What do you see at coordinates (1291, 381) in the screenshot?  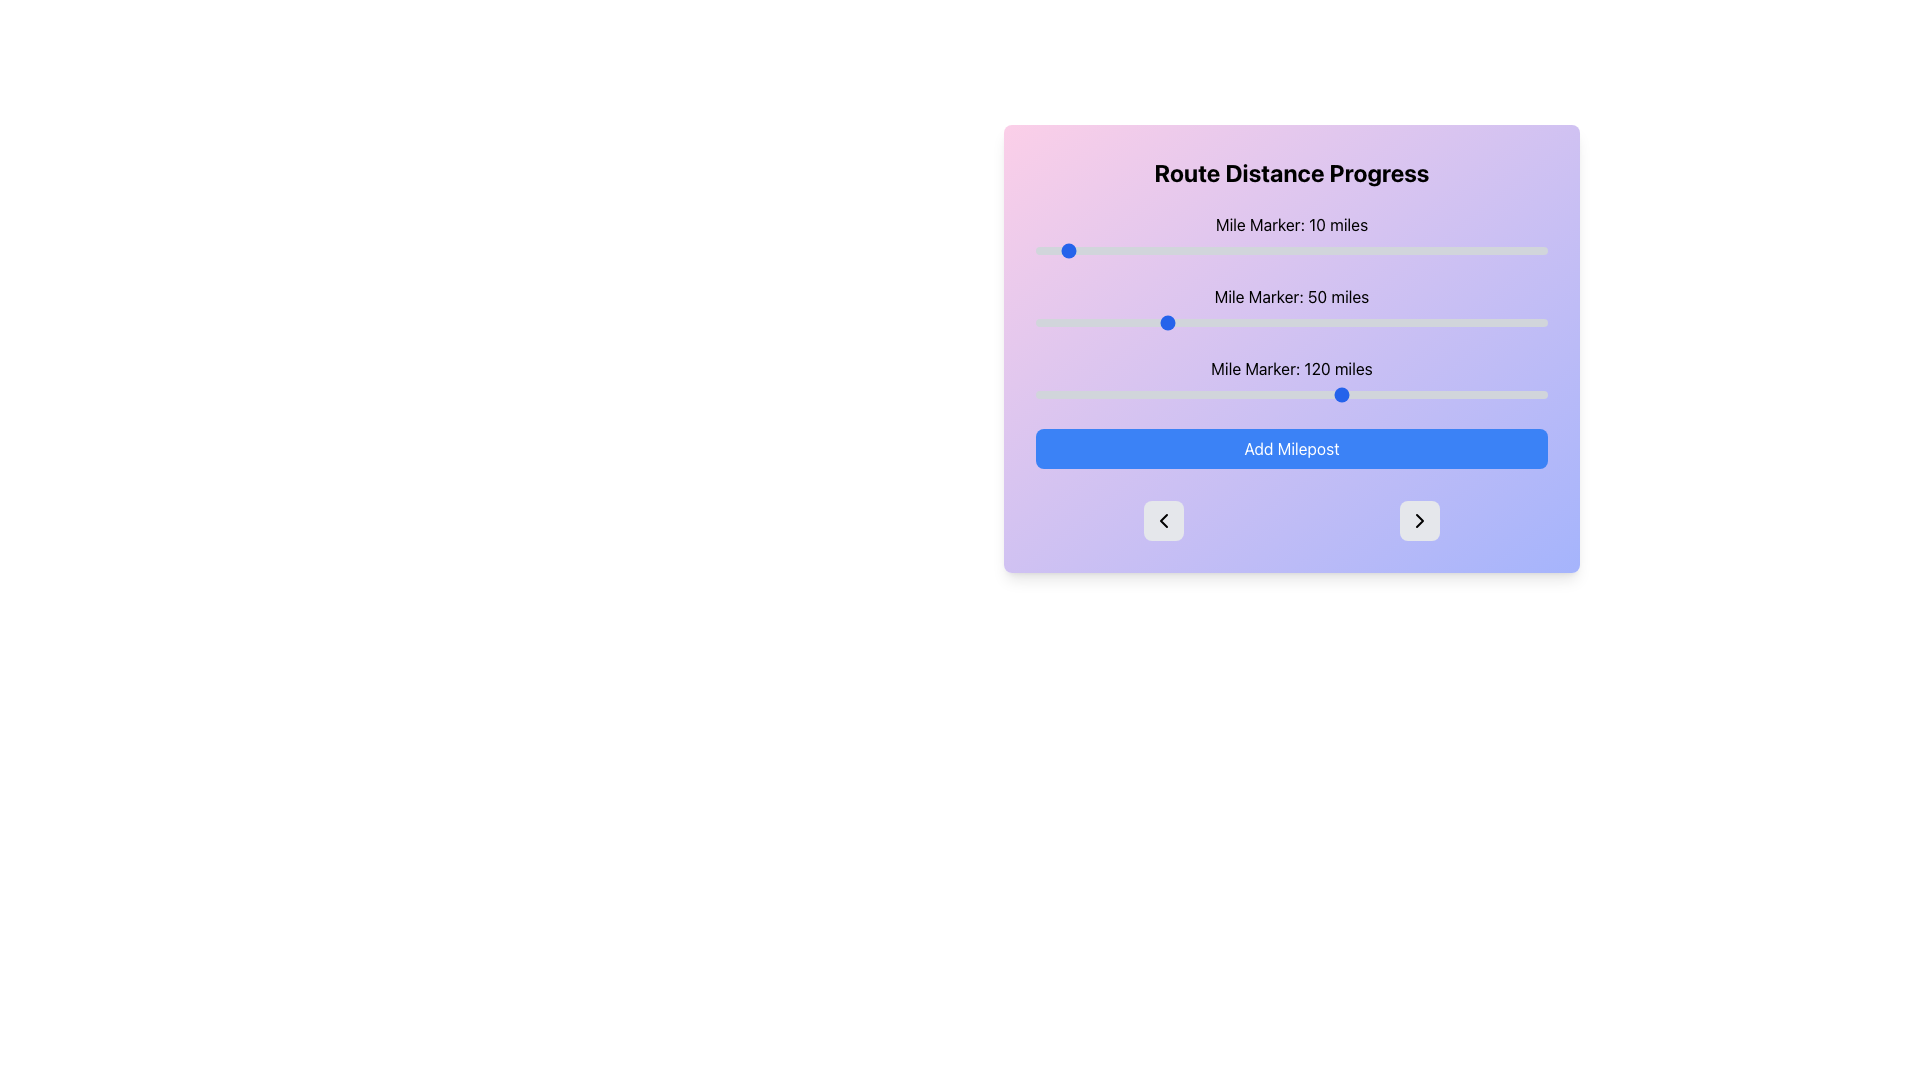 I see `the slider labeled 'Mile Marker: 120 miles'` at bounding box center [1291, 381].